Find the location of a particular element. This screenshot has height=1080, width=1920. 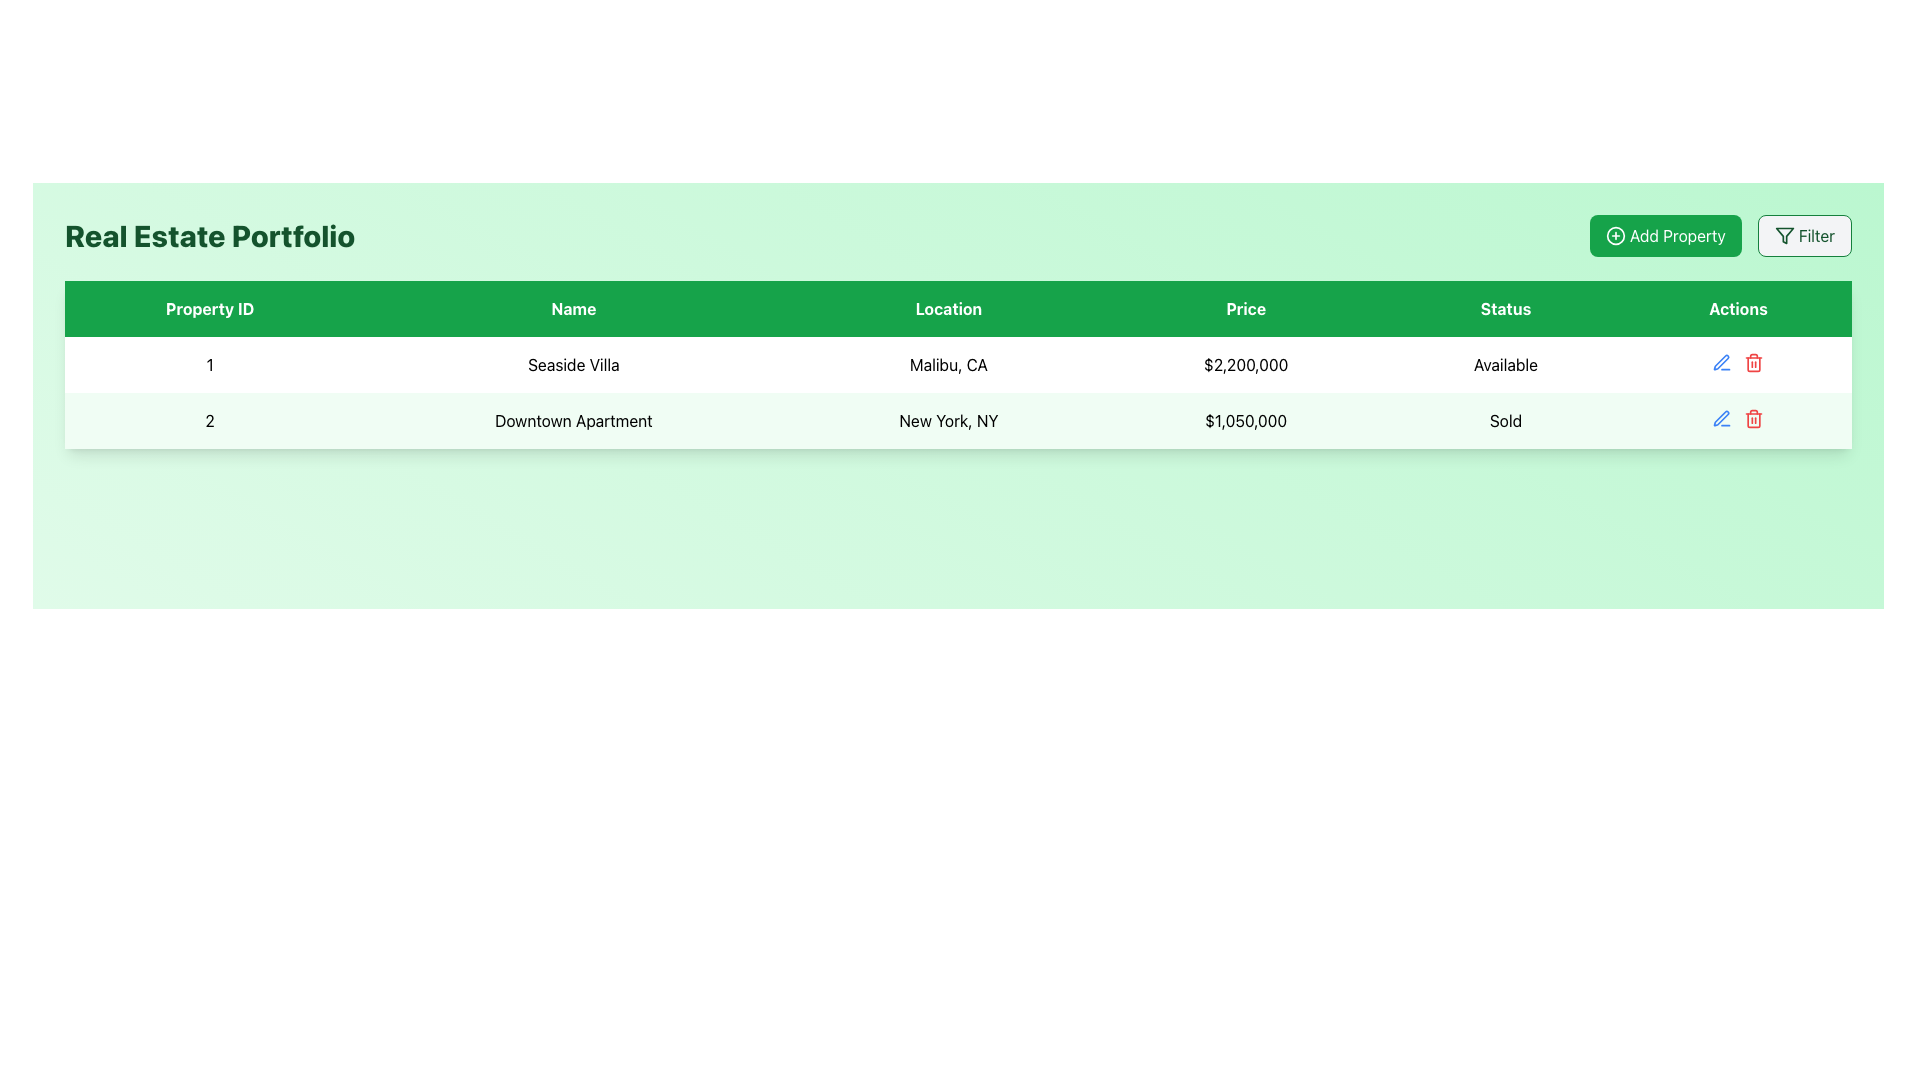

the 'Status' header label in the table, which is located in the fifth position of the header row, providing context for the data below it is located at coordinates (1505, 308).